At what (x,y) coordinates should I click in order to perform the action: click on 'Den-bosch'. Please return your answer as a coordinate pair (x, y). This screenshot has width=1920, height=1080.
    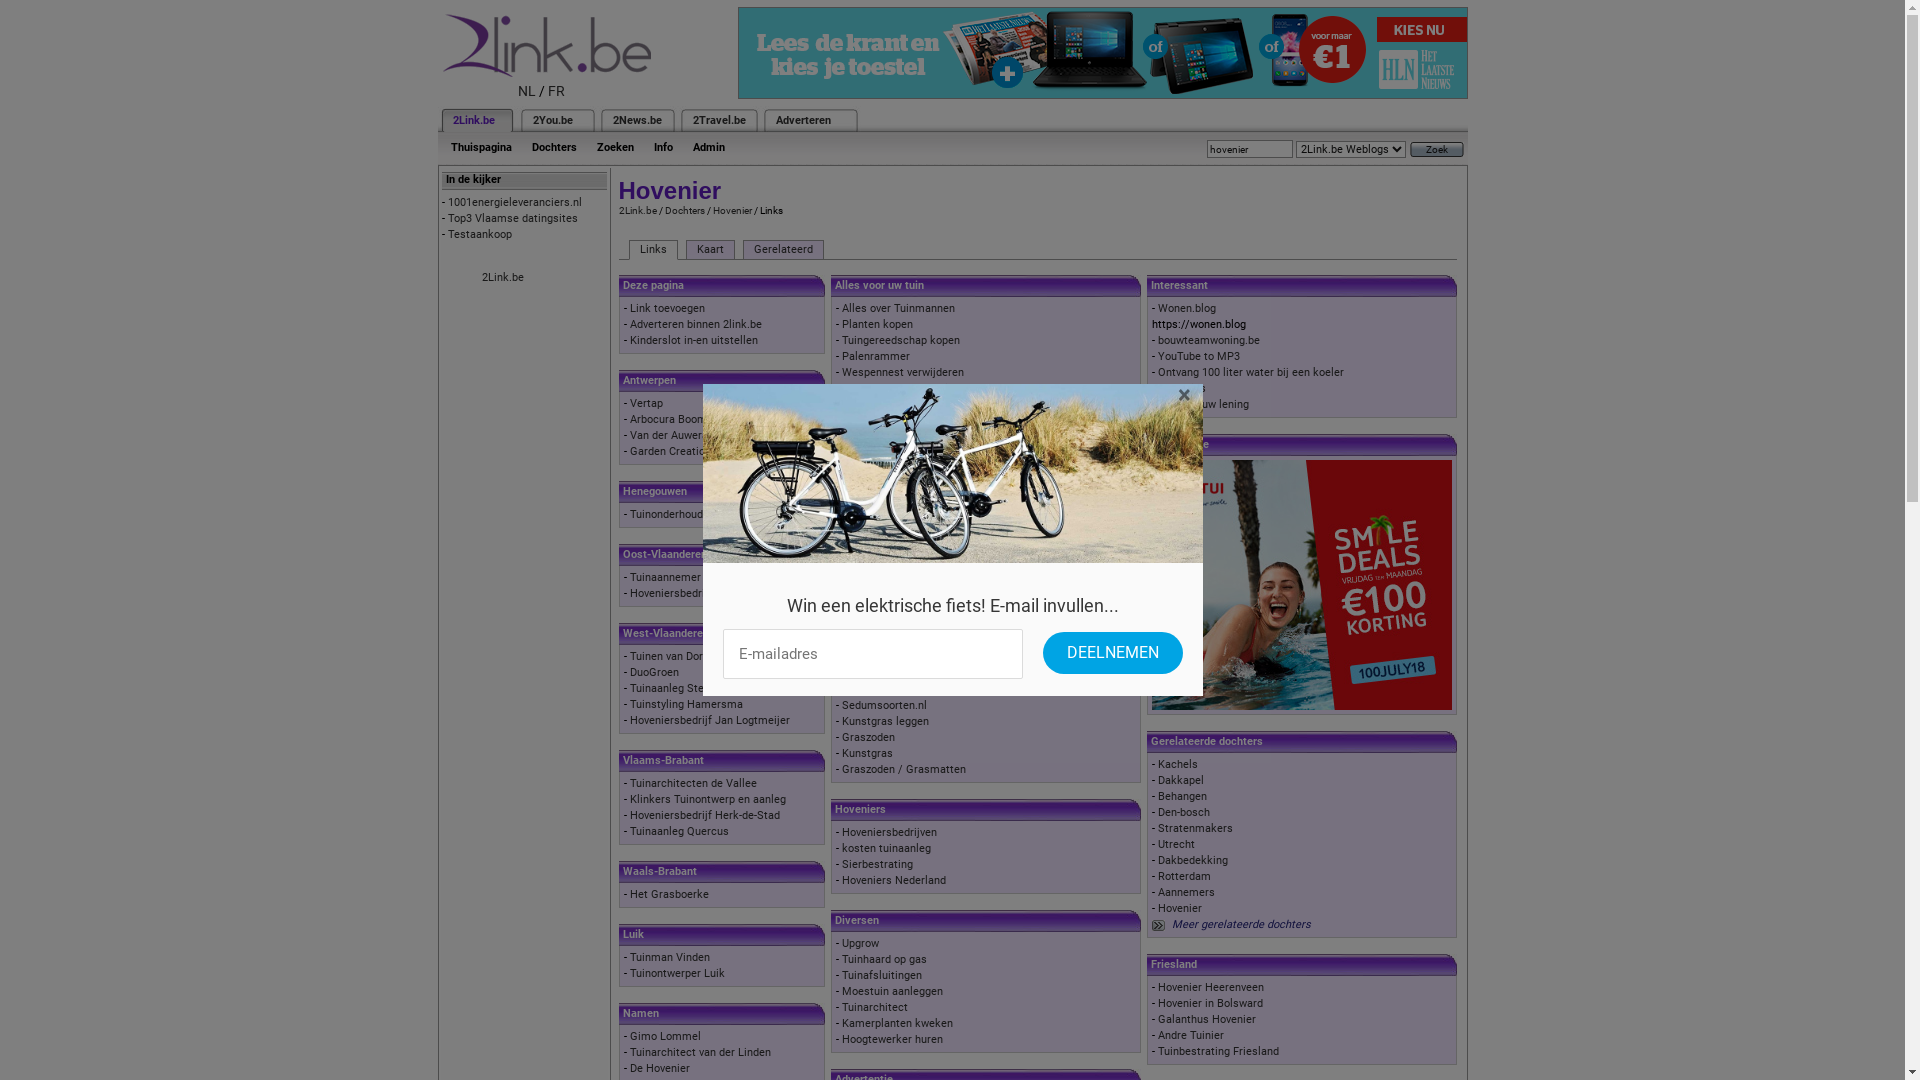
    Looking at the image, I should click on (1157, 812).